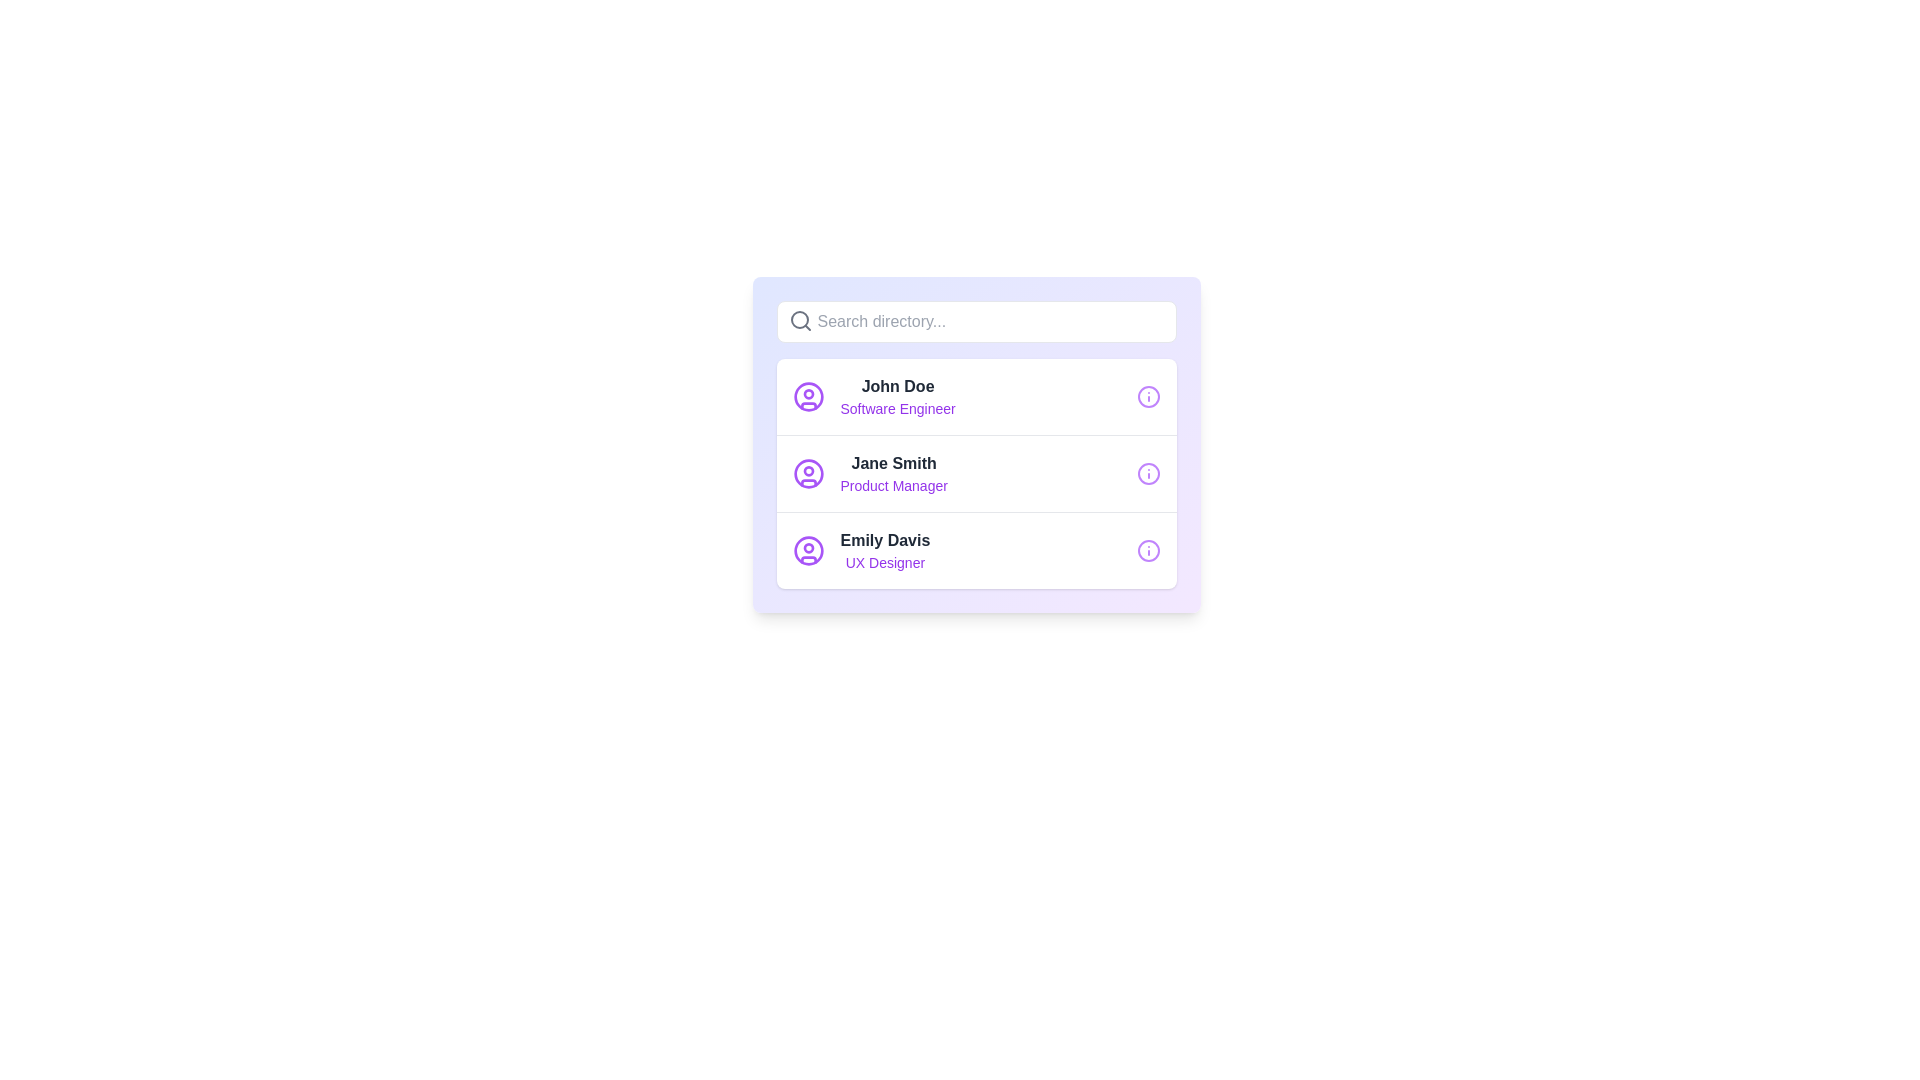  Describe the element at coordinates (897, 407) in the screenshot. I see `the static label text providing descriptive information about the role of 'John Doe', positioned under the bold name text in the top section of the card-like structure` at that location.